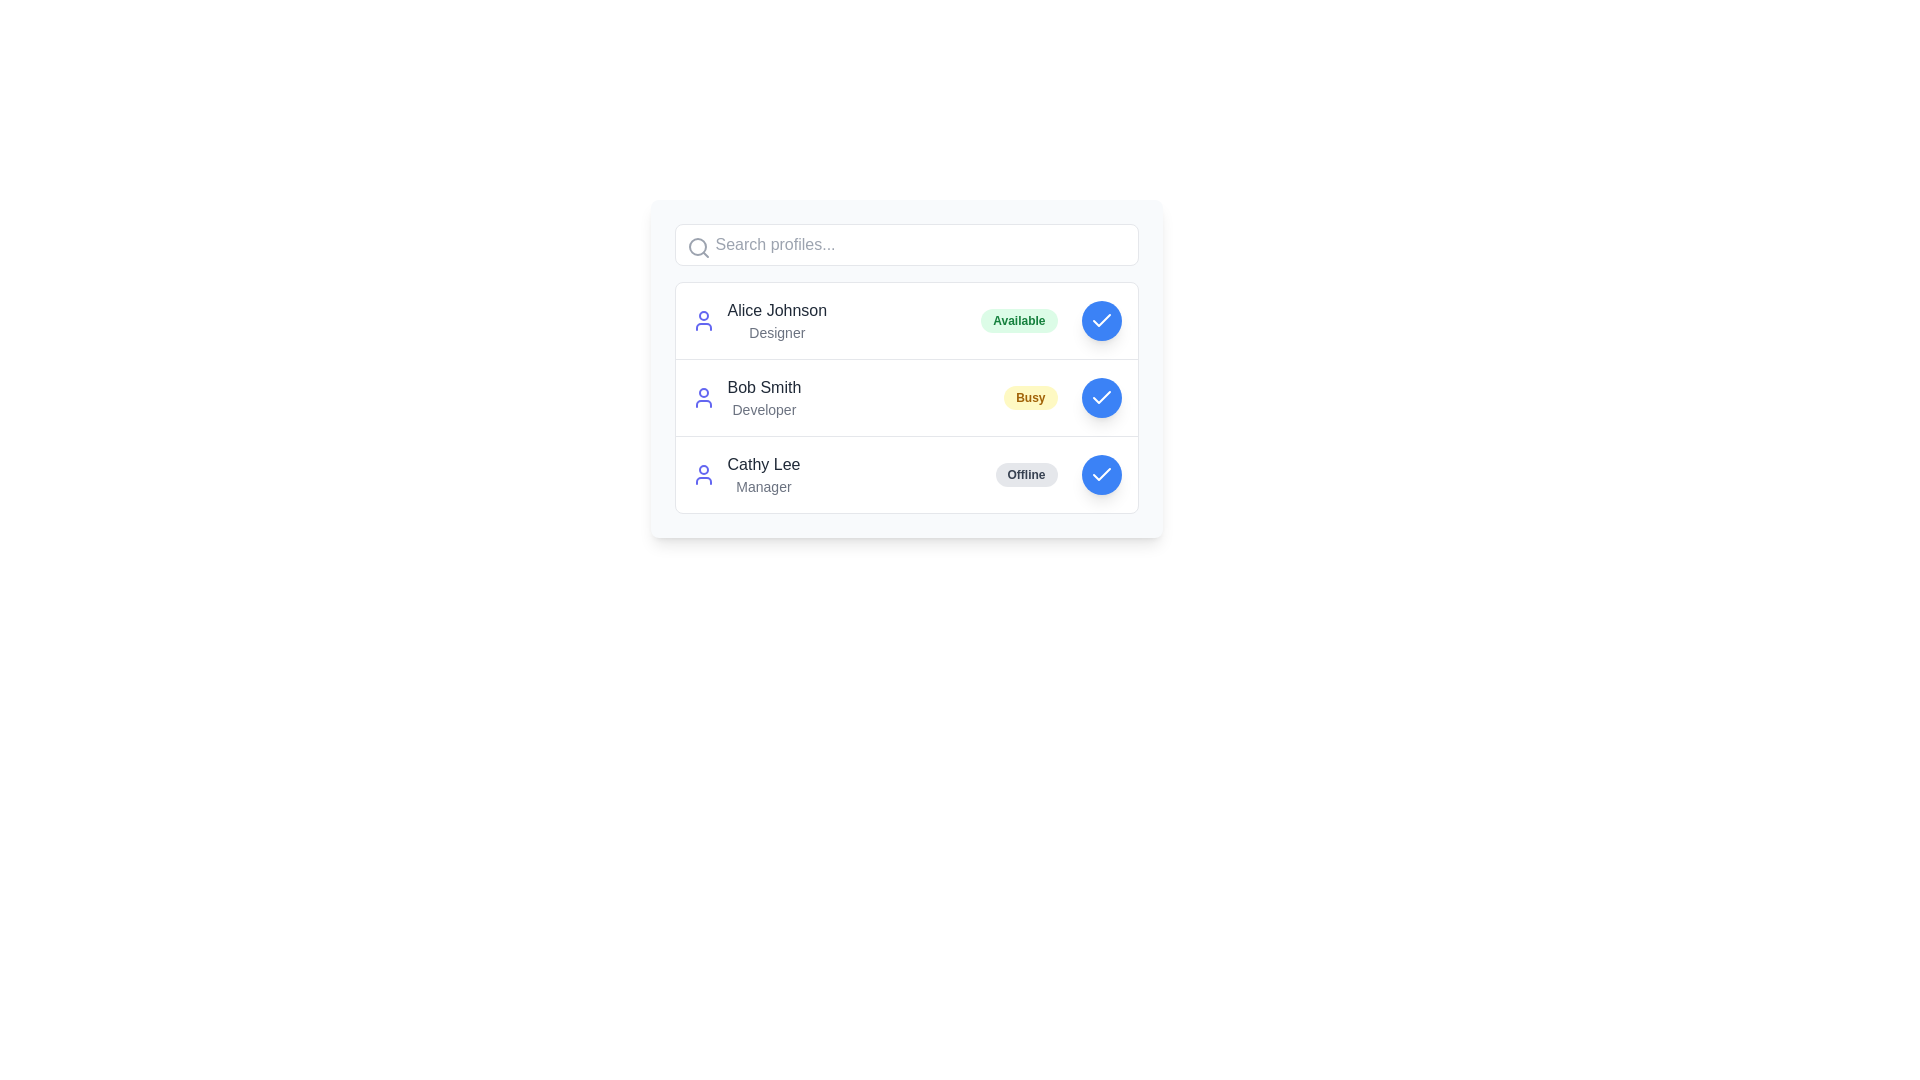 The width and height of the screenshot is (1920, 1080). Describe the element at coordinates (763, 408) in the screenshot. I see `the static text label that indicates the role 'Developer' associated with the user 'Bob Smith'` at that location.